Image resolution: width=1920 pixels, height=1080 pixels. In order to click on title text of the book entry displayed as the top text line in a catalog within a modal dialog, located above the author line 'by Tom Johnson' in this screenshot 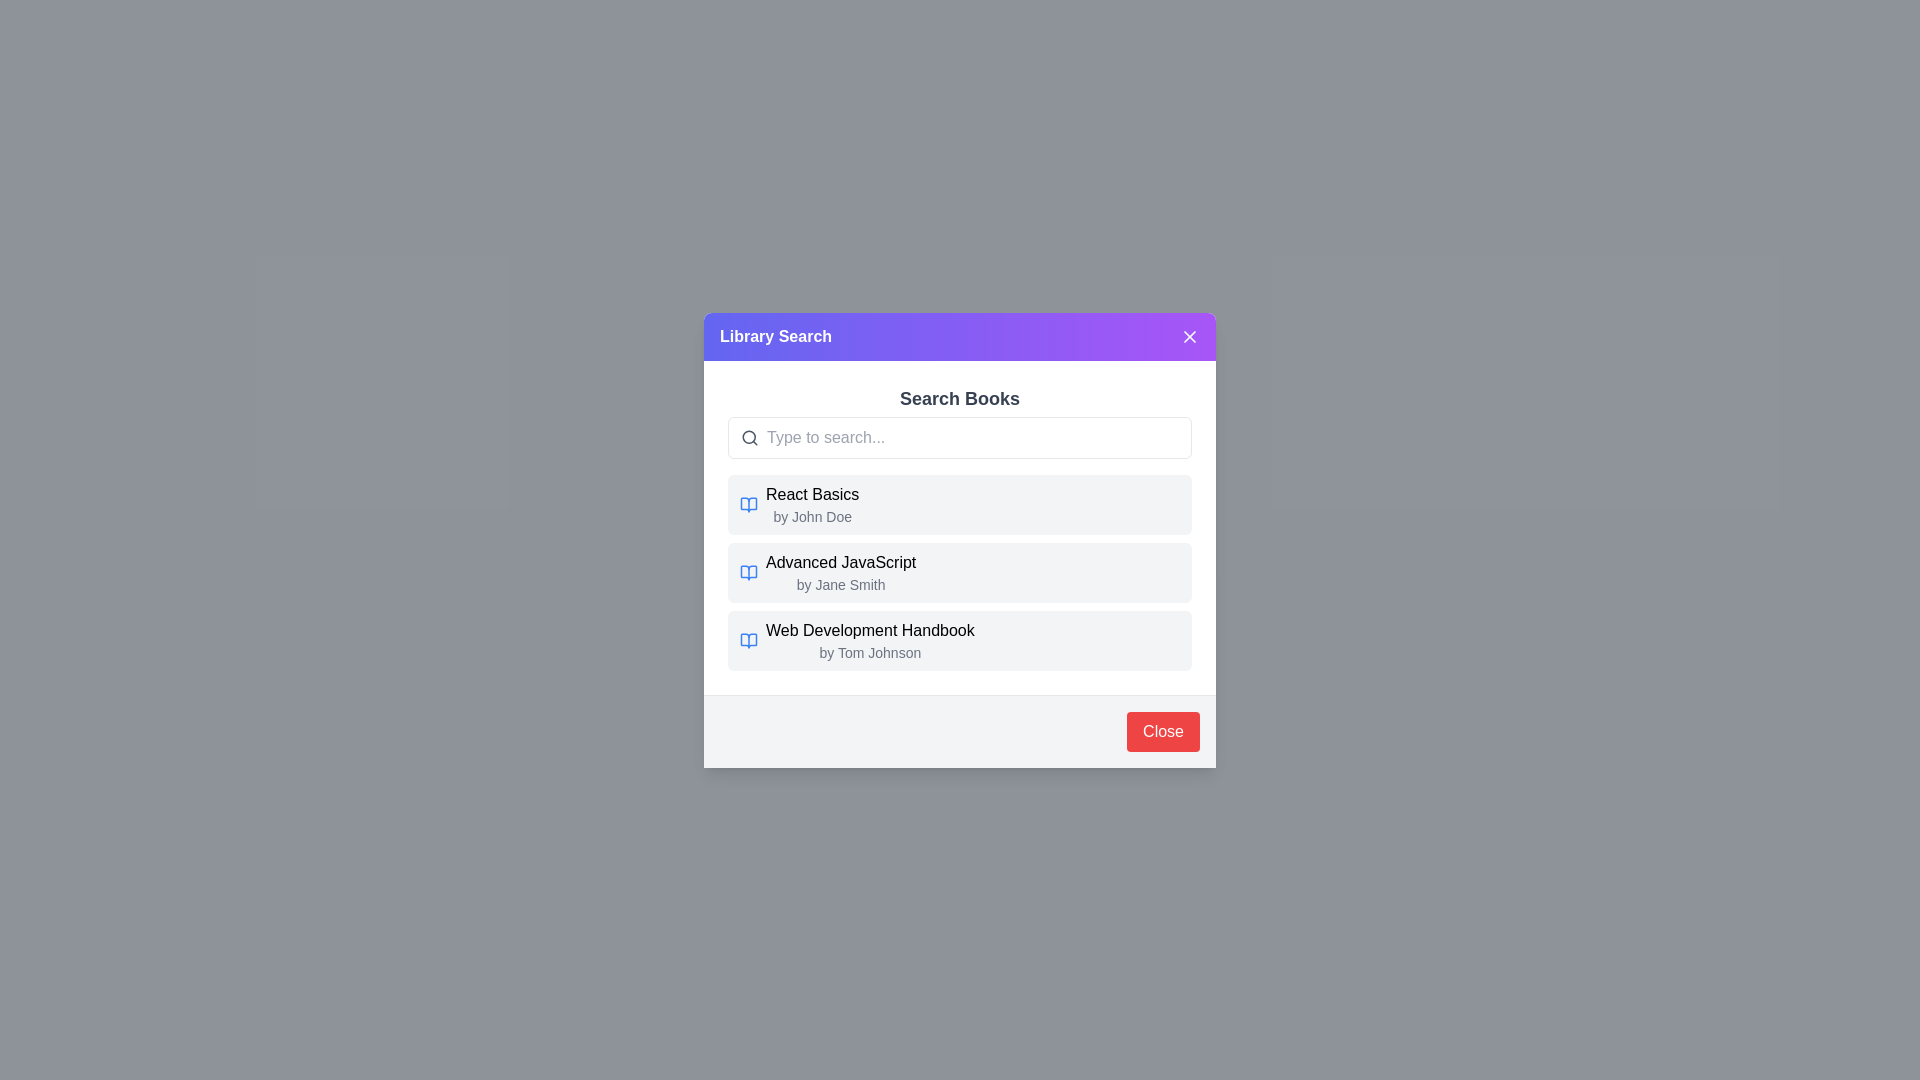, I will do `click(870, 630)`.